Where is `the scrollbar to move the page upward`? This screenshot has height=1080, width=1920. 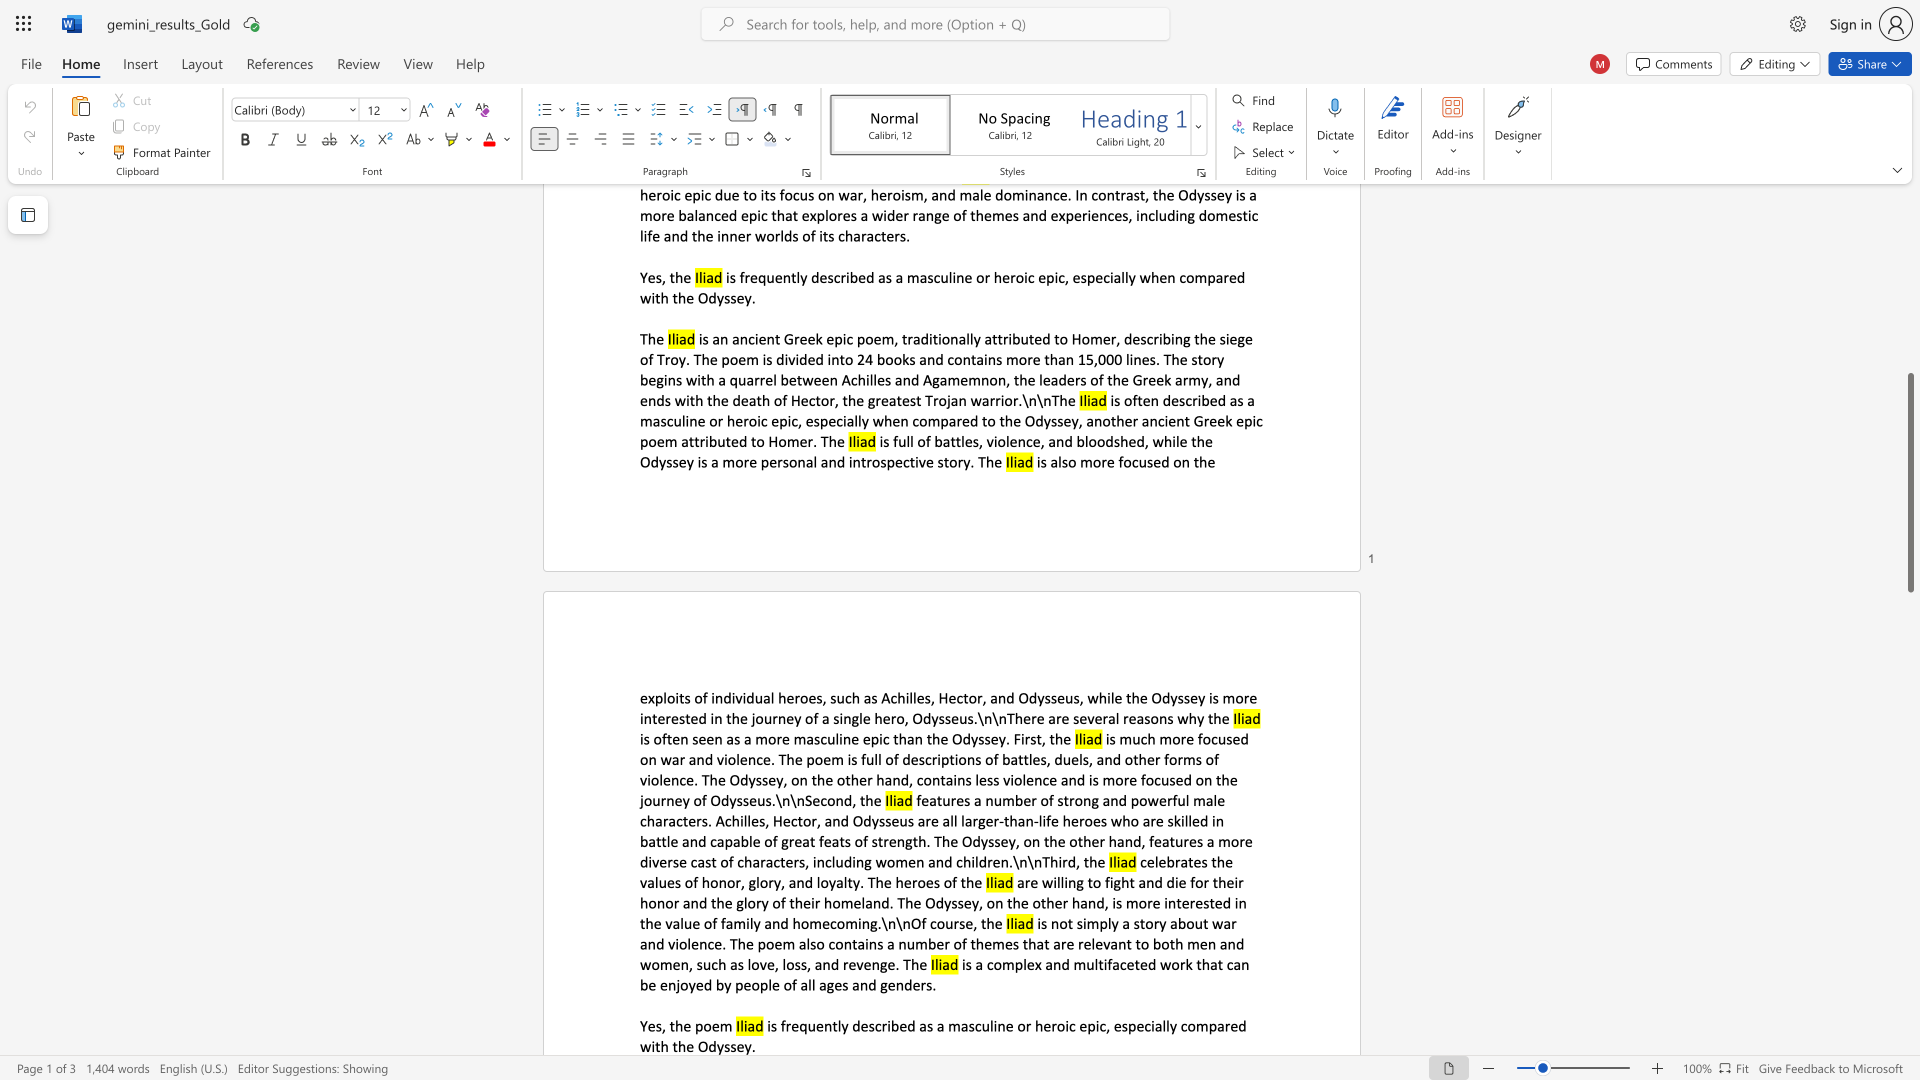
the scrollbar to move the page upward is located at coordinates (1909, 408).